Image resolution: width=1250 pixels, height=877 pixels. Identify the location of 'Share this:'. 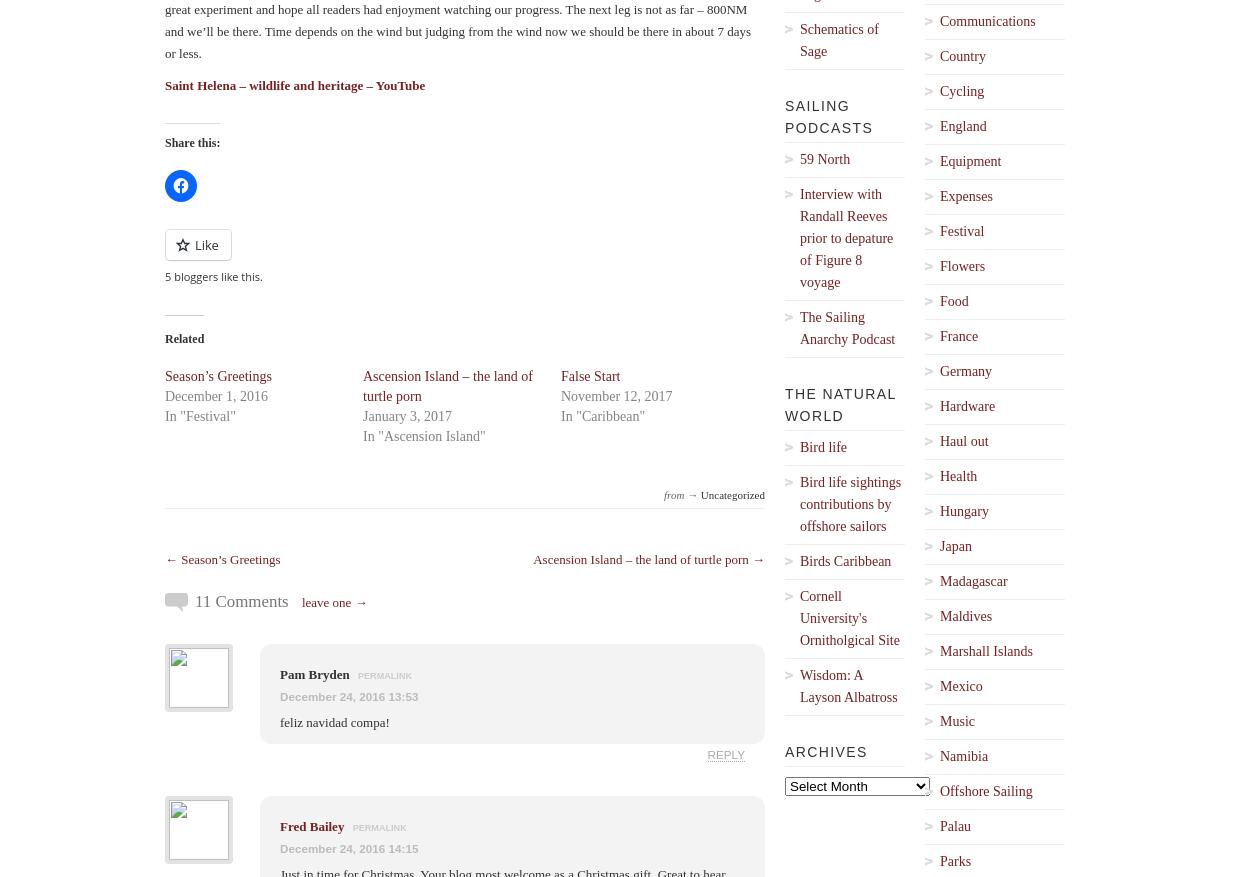
(191, 142).